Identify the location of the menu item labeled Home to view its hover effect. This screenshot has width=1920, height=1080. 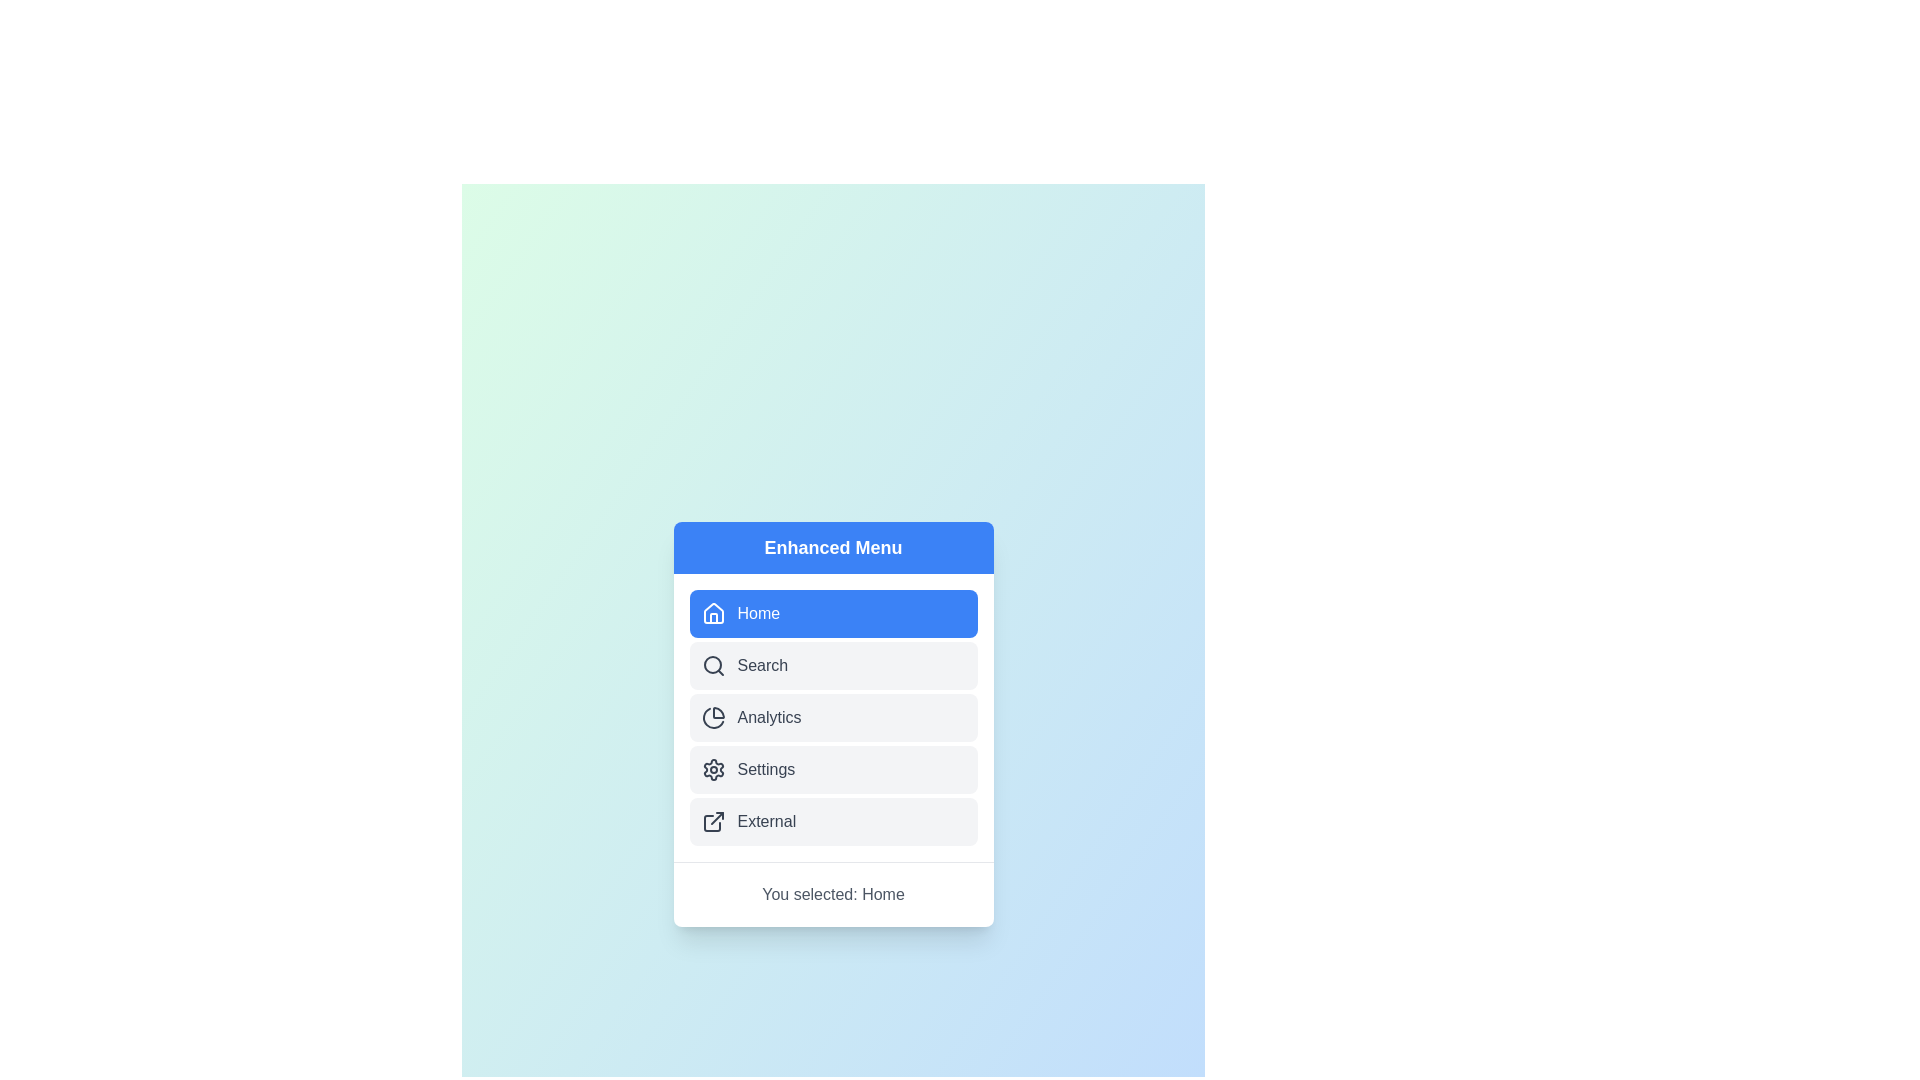
(833, 612).